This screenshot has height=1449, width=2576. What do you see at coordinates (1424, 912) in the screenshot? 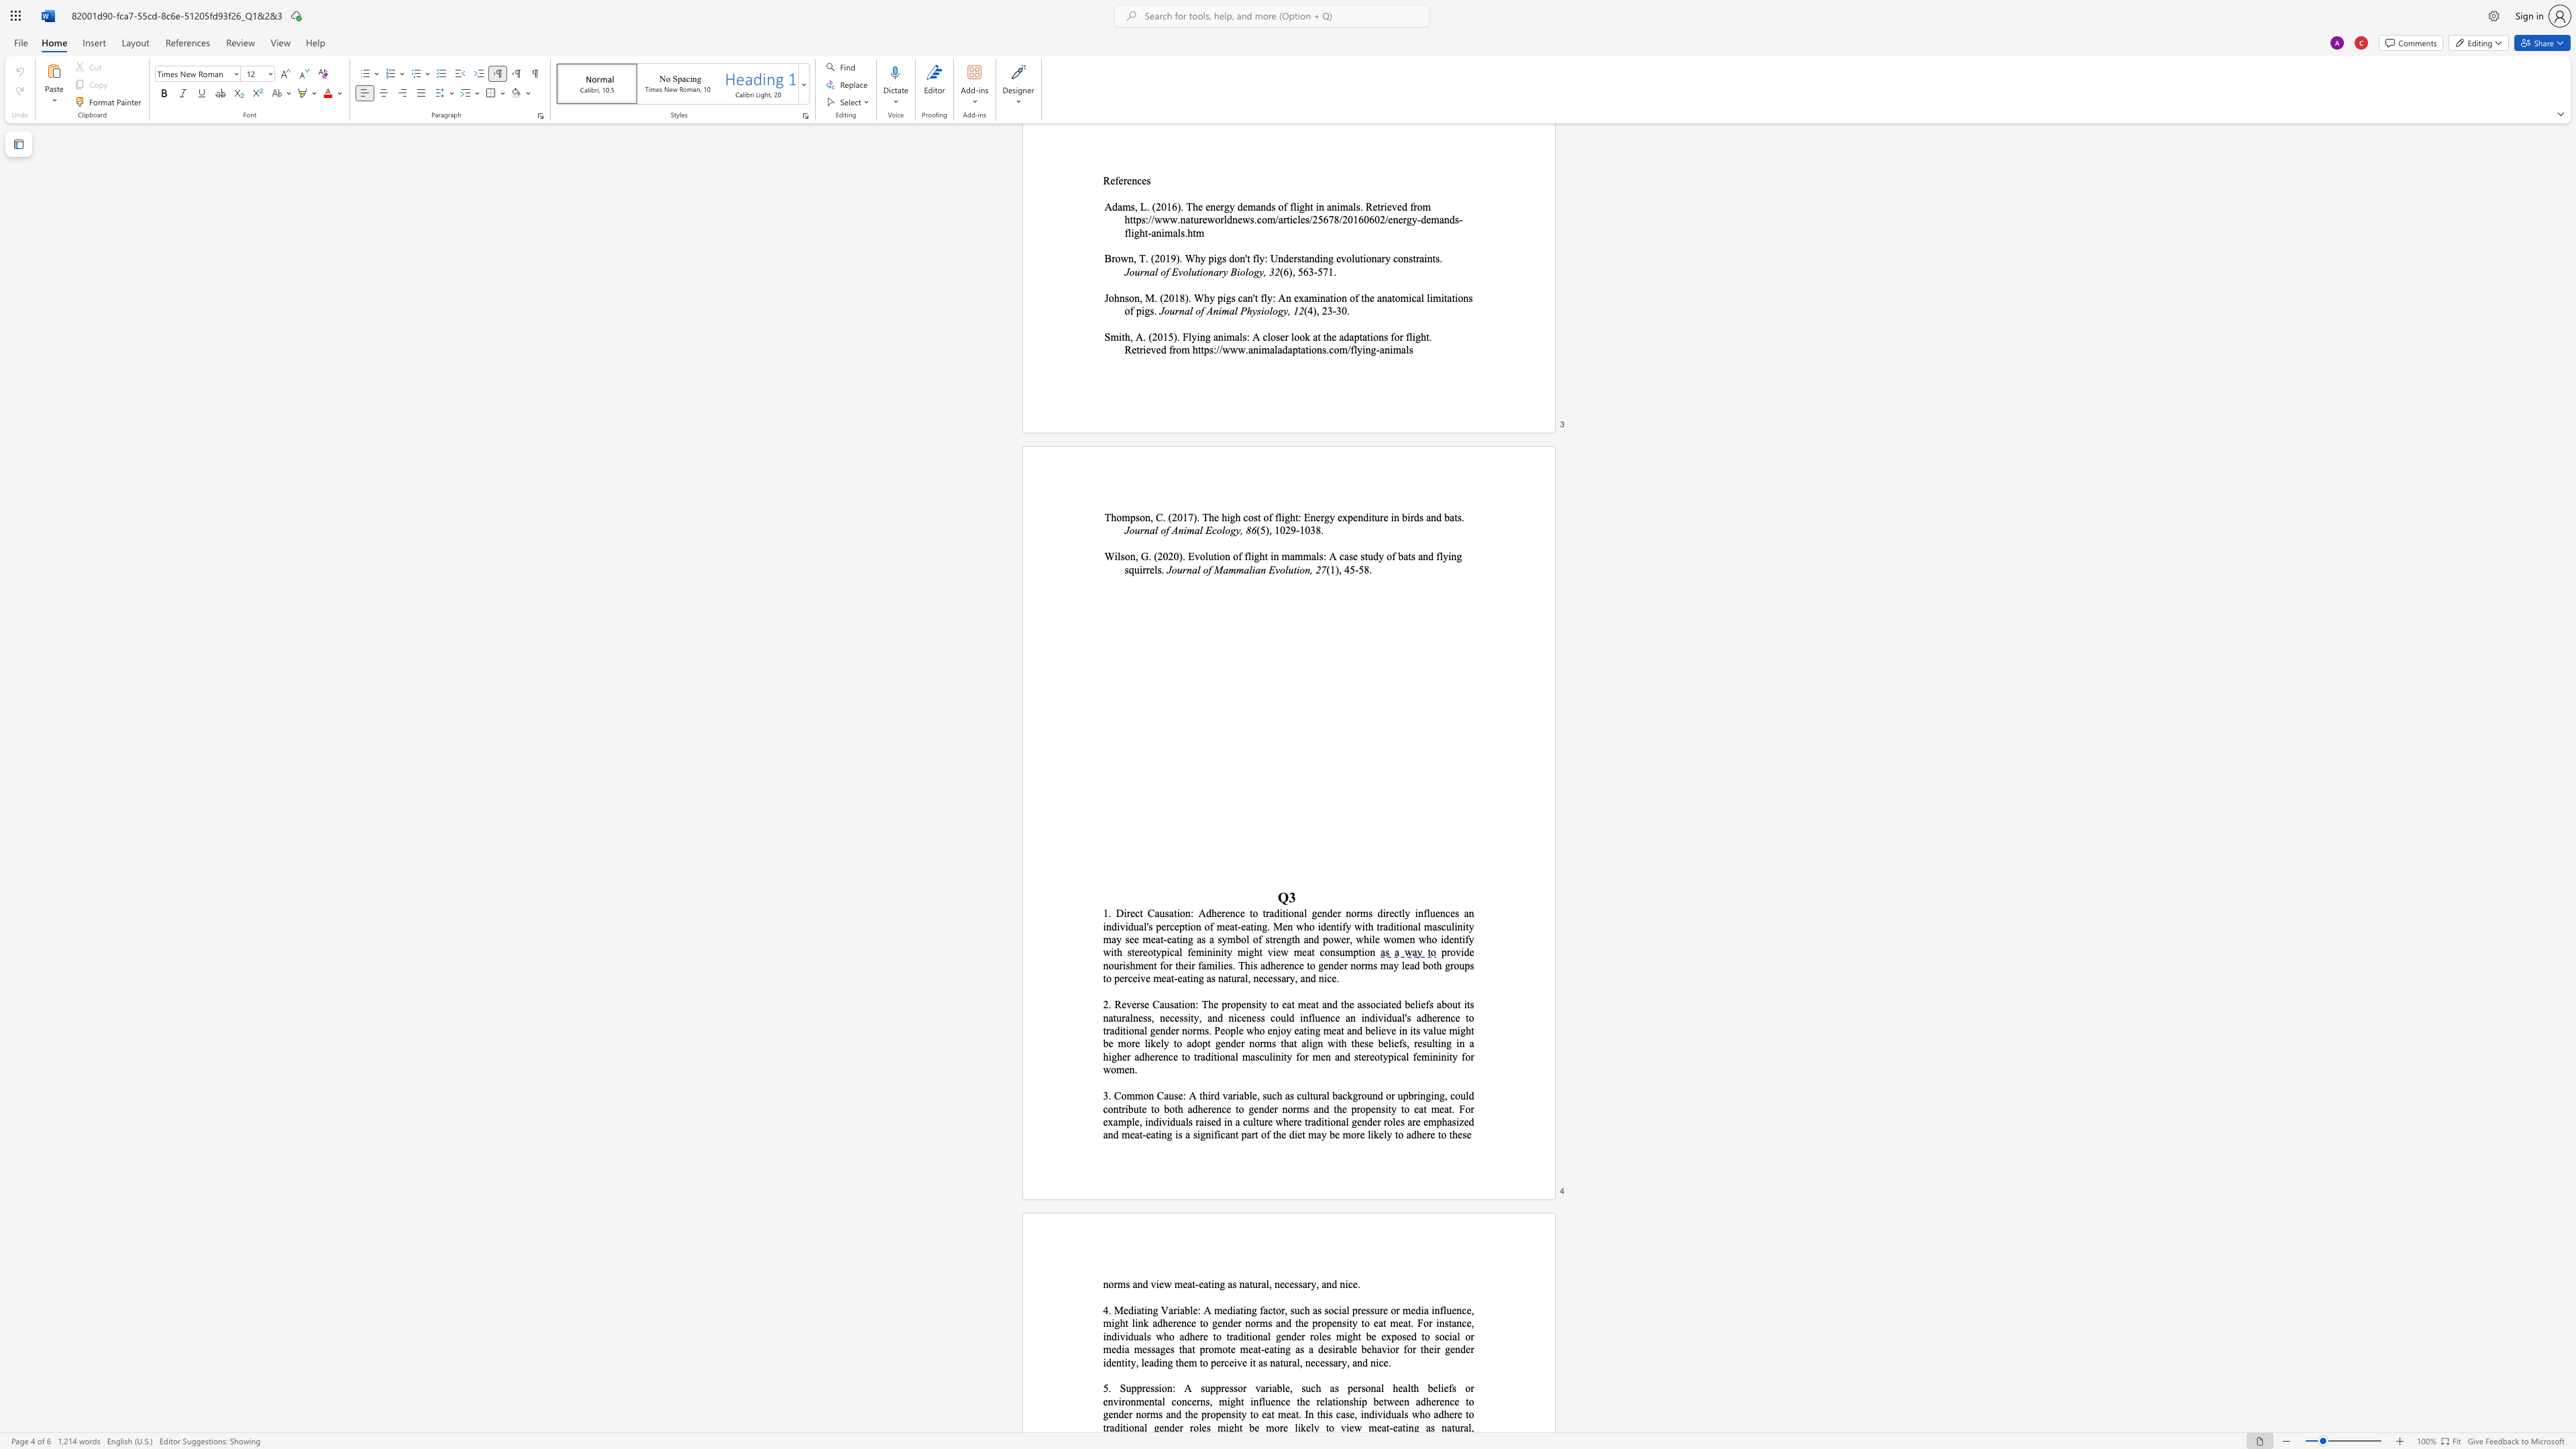
I see `the 1th character "f" in the text` at bounding box center [1424, 912].